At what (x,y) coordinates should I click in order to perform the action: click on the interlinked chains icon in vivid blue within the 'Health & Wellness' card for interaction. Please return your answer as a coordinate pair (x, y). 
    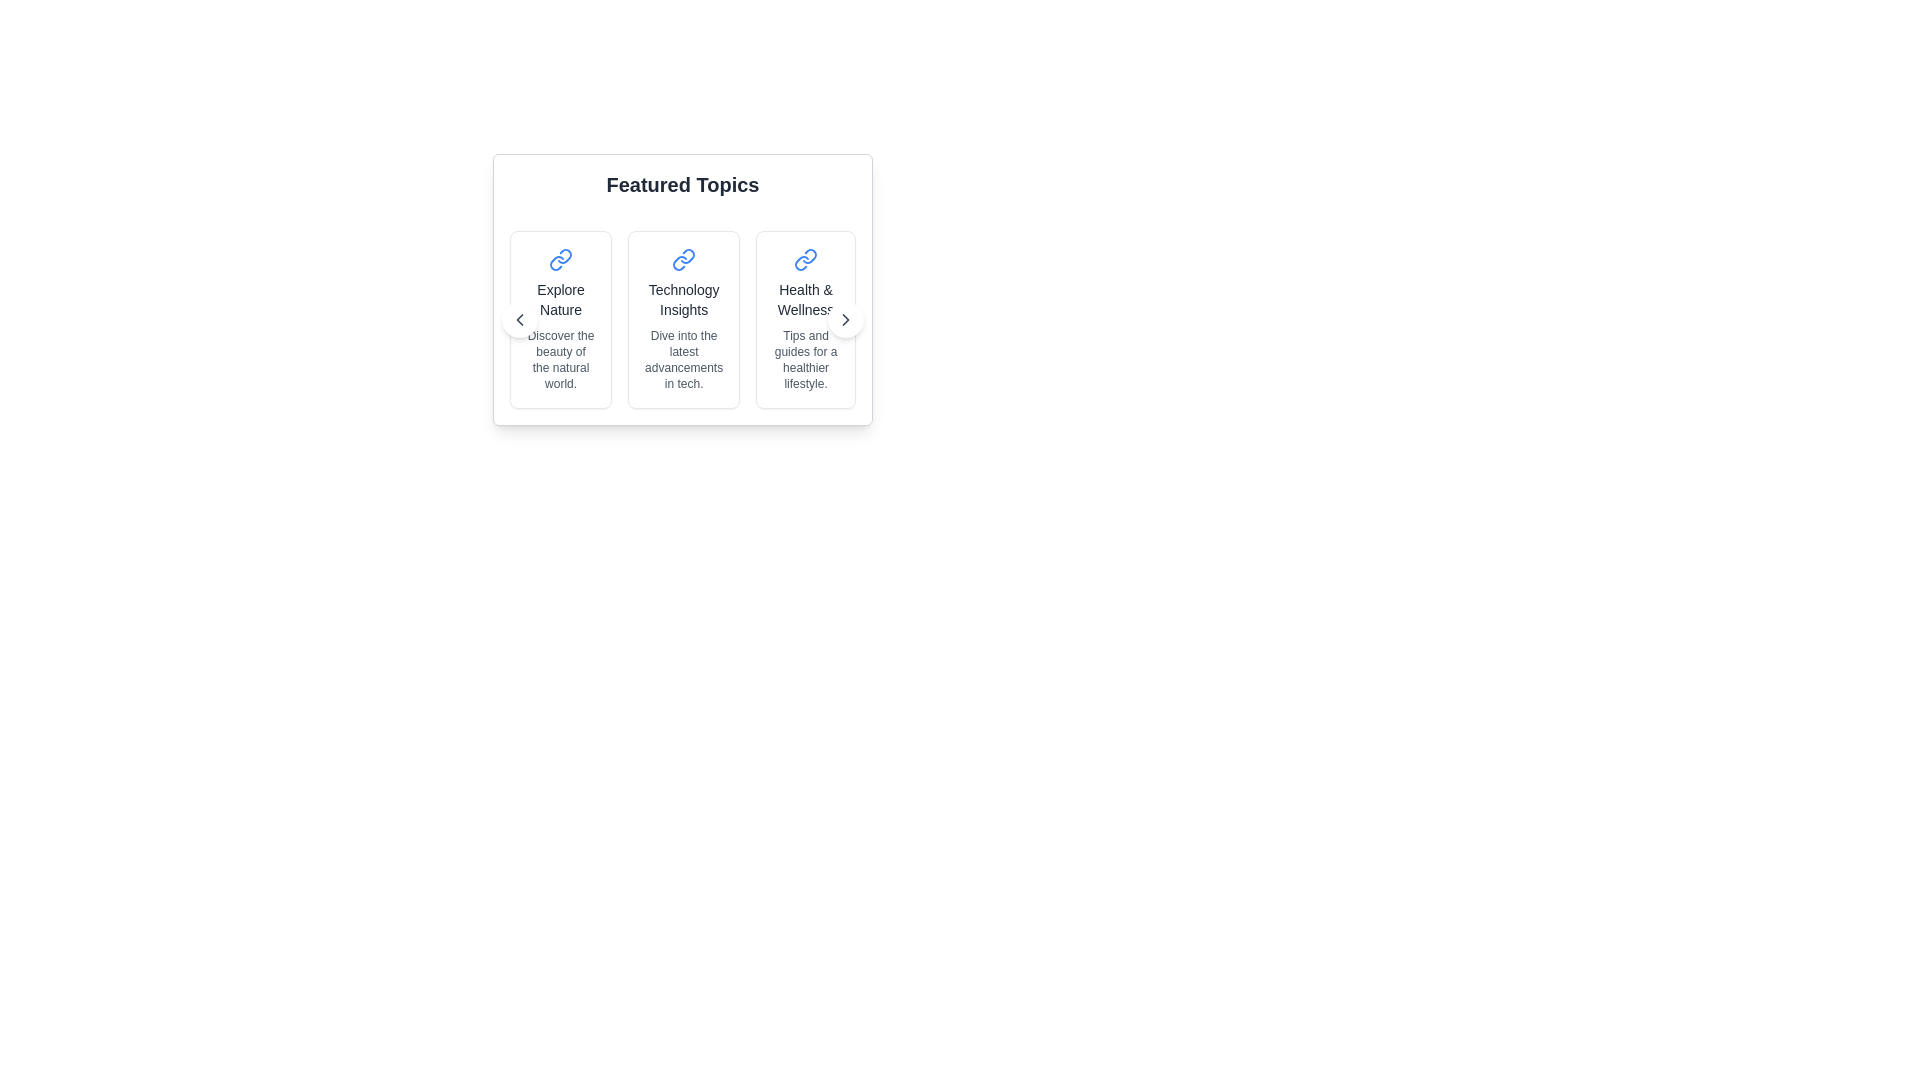
    Looking at the image, I should click on (806, 258).